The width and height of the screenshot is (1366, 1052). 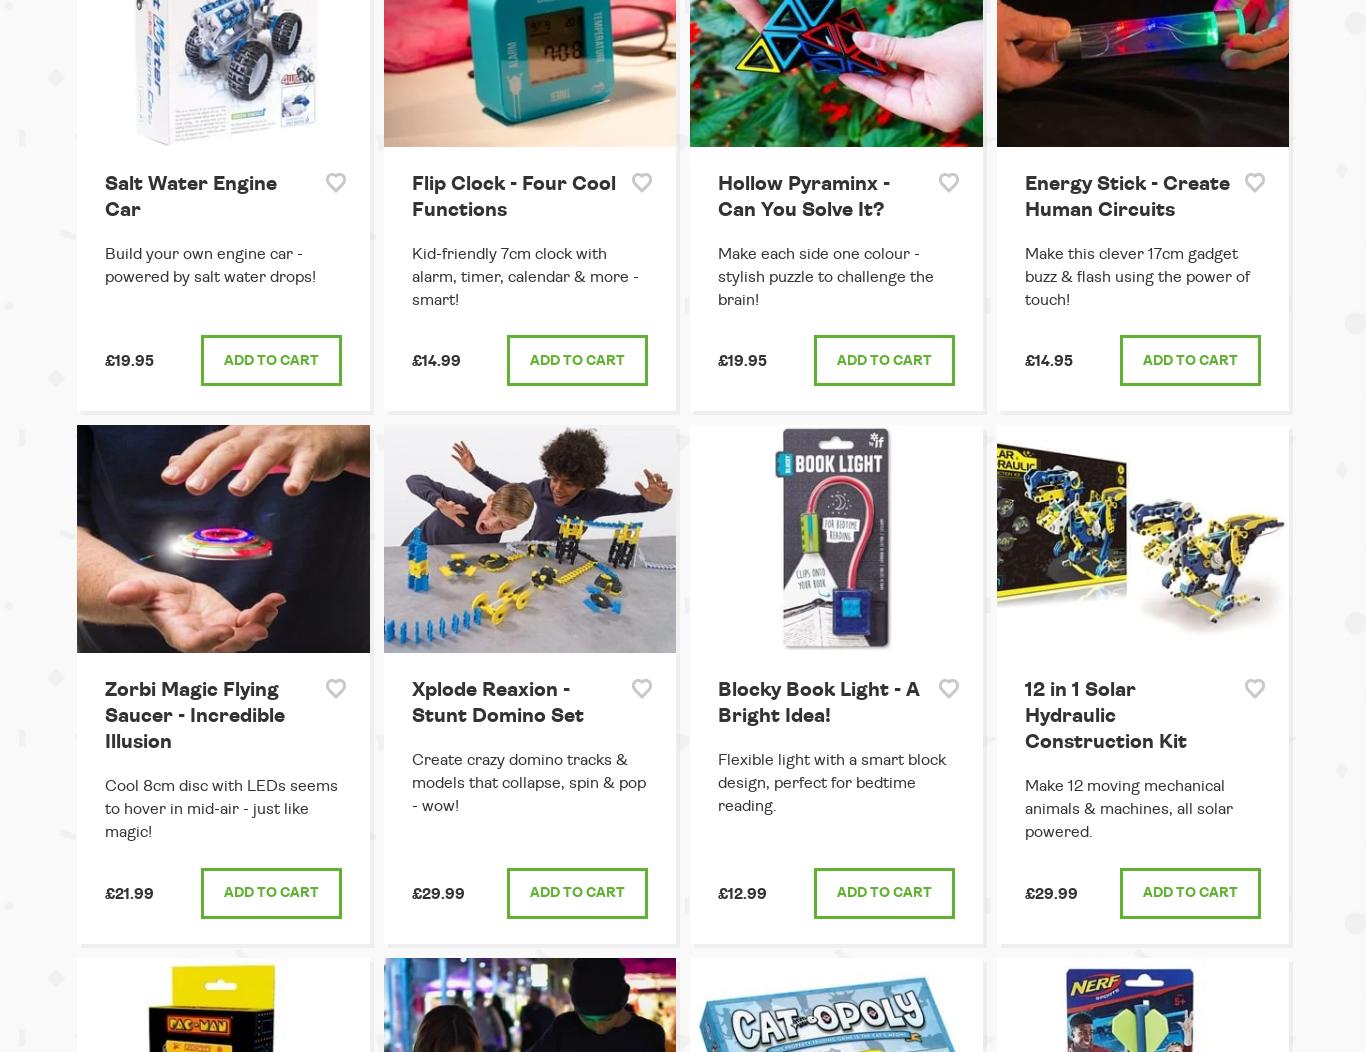 I want to click on 'Flip Clock - Four Cool Functions', so click(x=512, y=195).